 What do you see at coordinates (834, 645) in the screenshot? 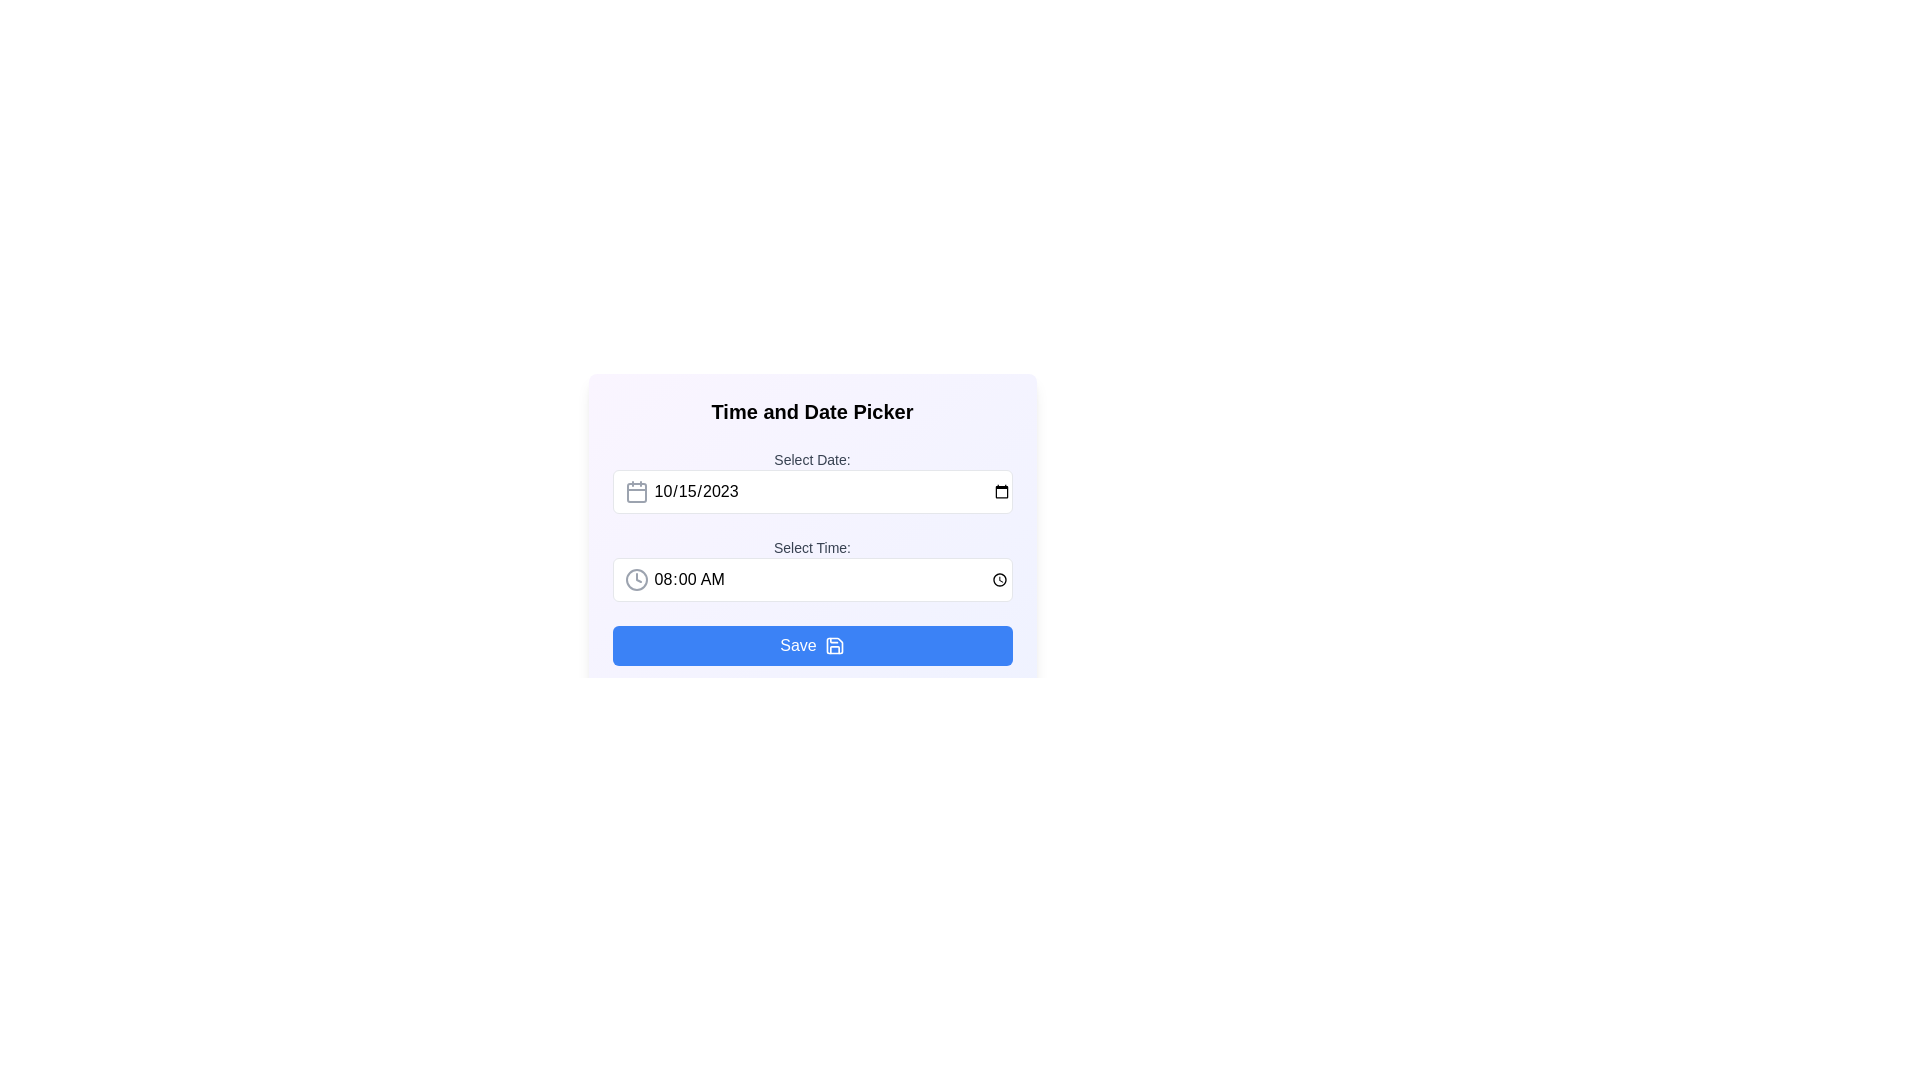
I see `the save icon located on the right side of the 'Save' button, which visually enhances its functionality` at bounding box center [834, 645].